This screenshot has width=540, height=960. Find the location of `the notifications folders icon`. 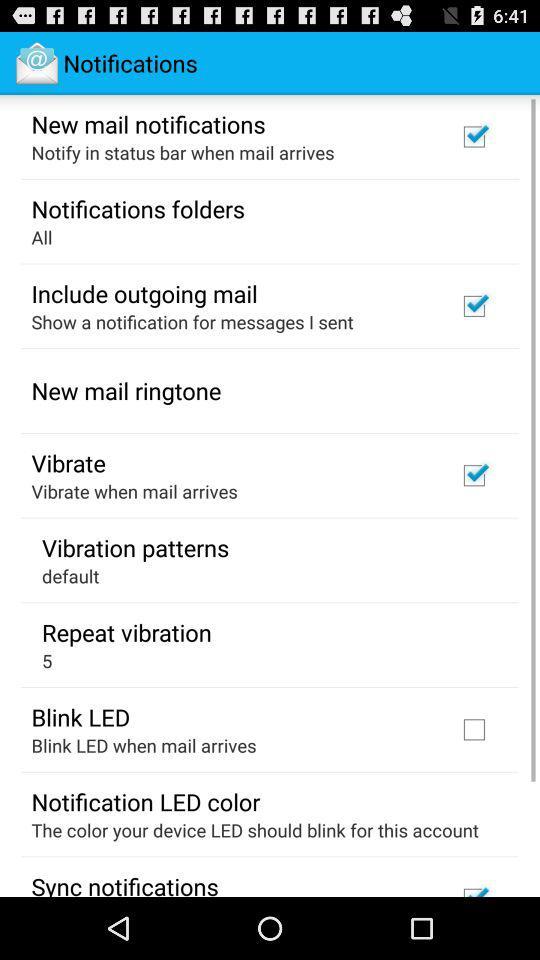

the notifications folders icon is located at coordinates (137, 208).